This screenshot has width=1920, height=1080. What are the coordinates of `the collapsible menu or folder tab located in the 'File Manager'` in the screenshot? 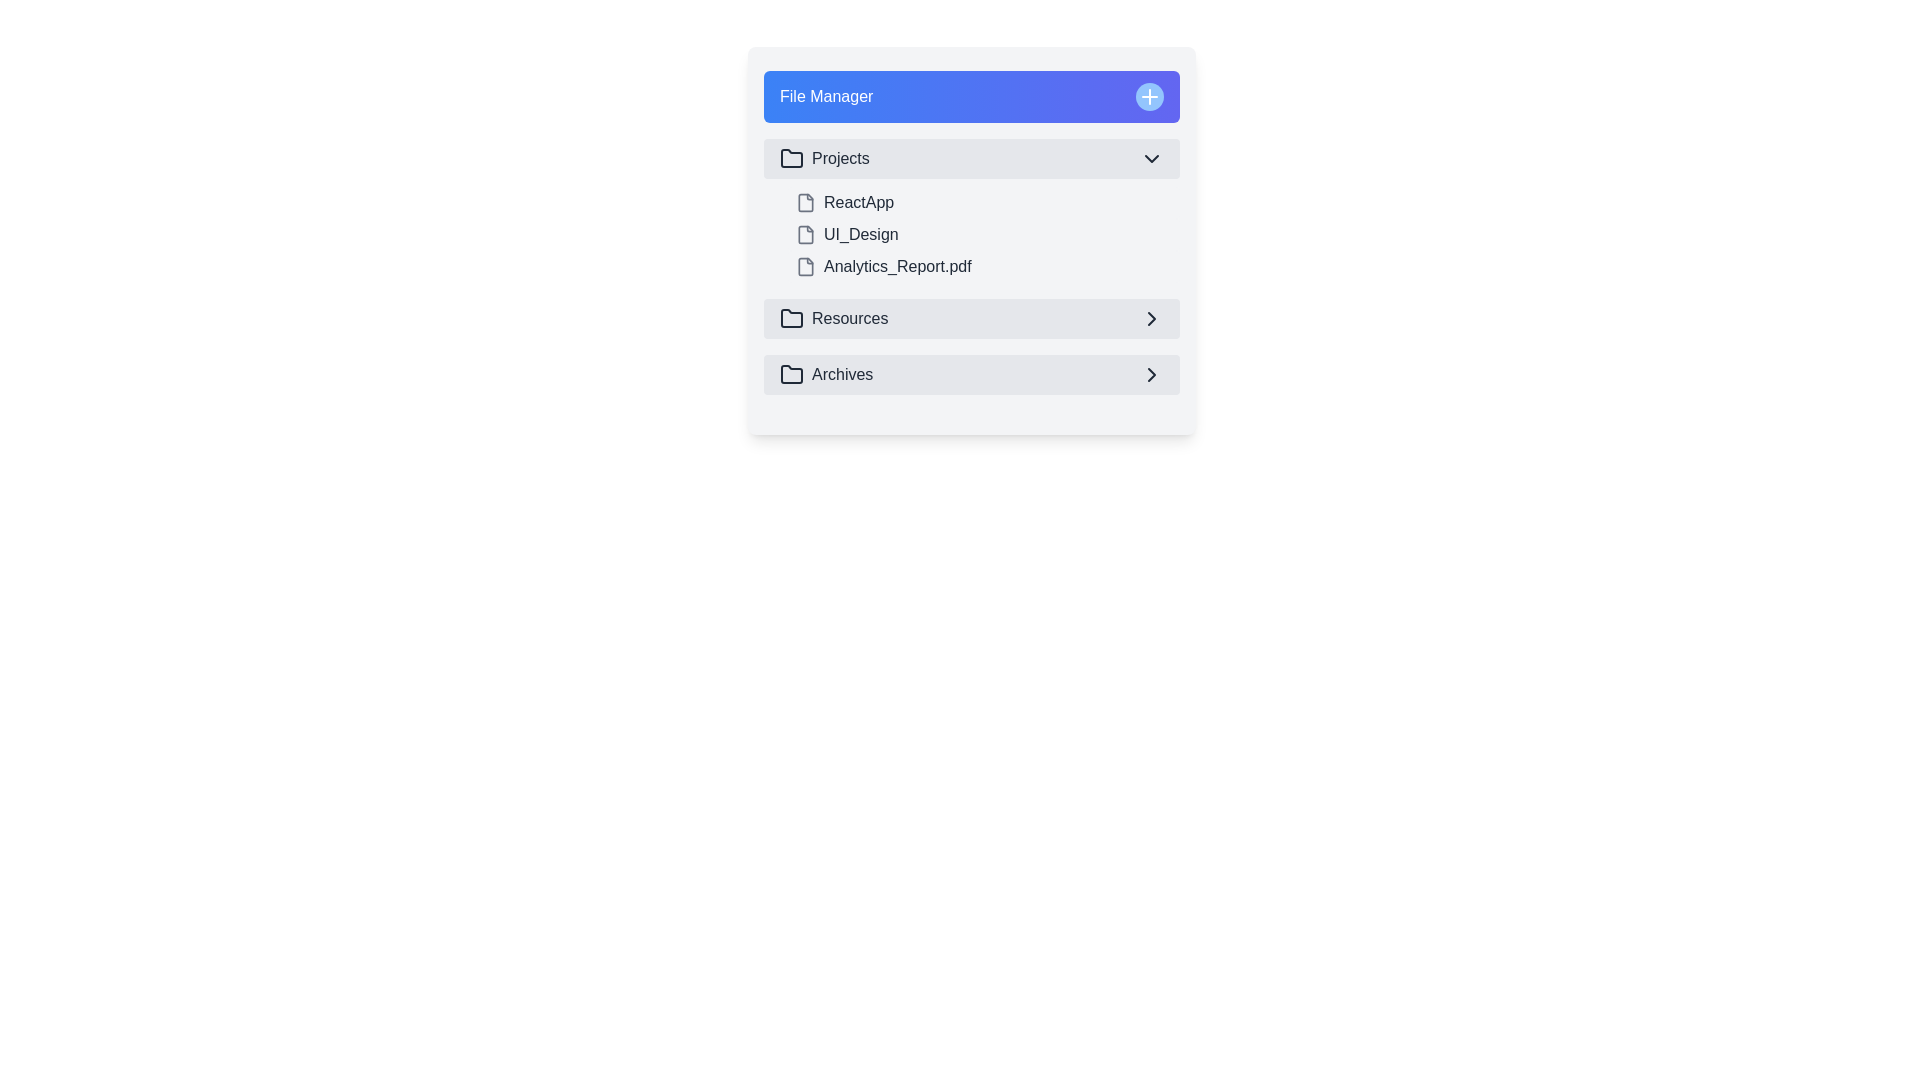 It's located at (971, 157).